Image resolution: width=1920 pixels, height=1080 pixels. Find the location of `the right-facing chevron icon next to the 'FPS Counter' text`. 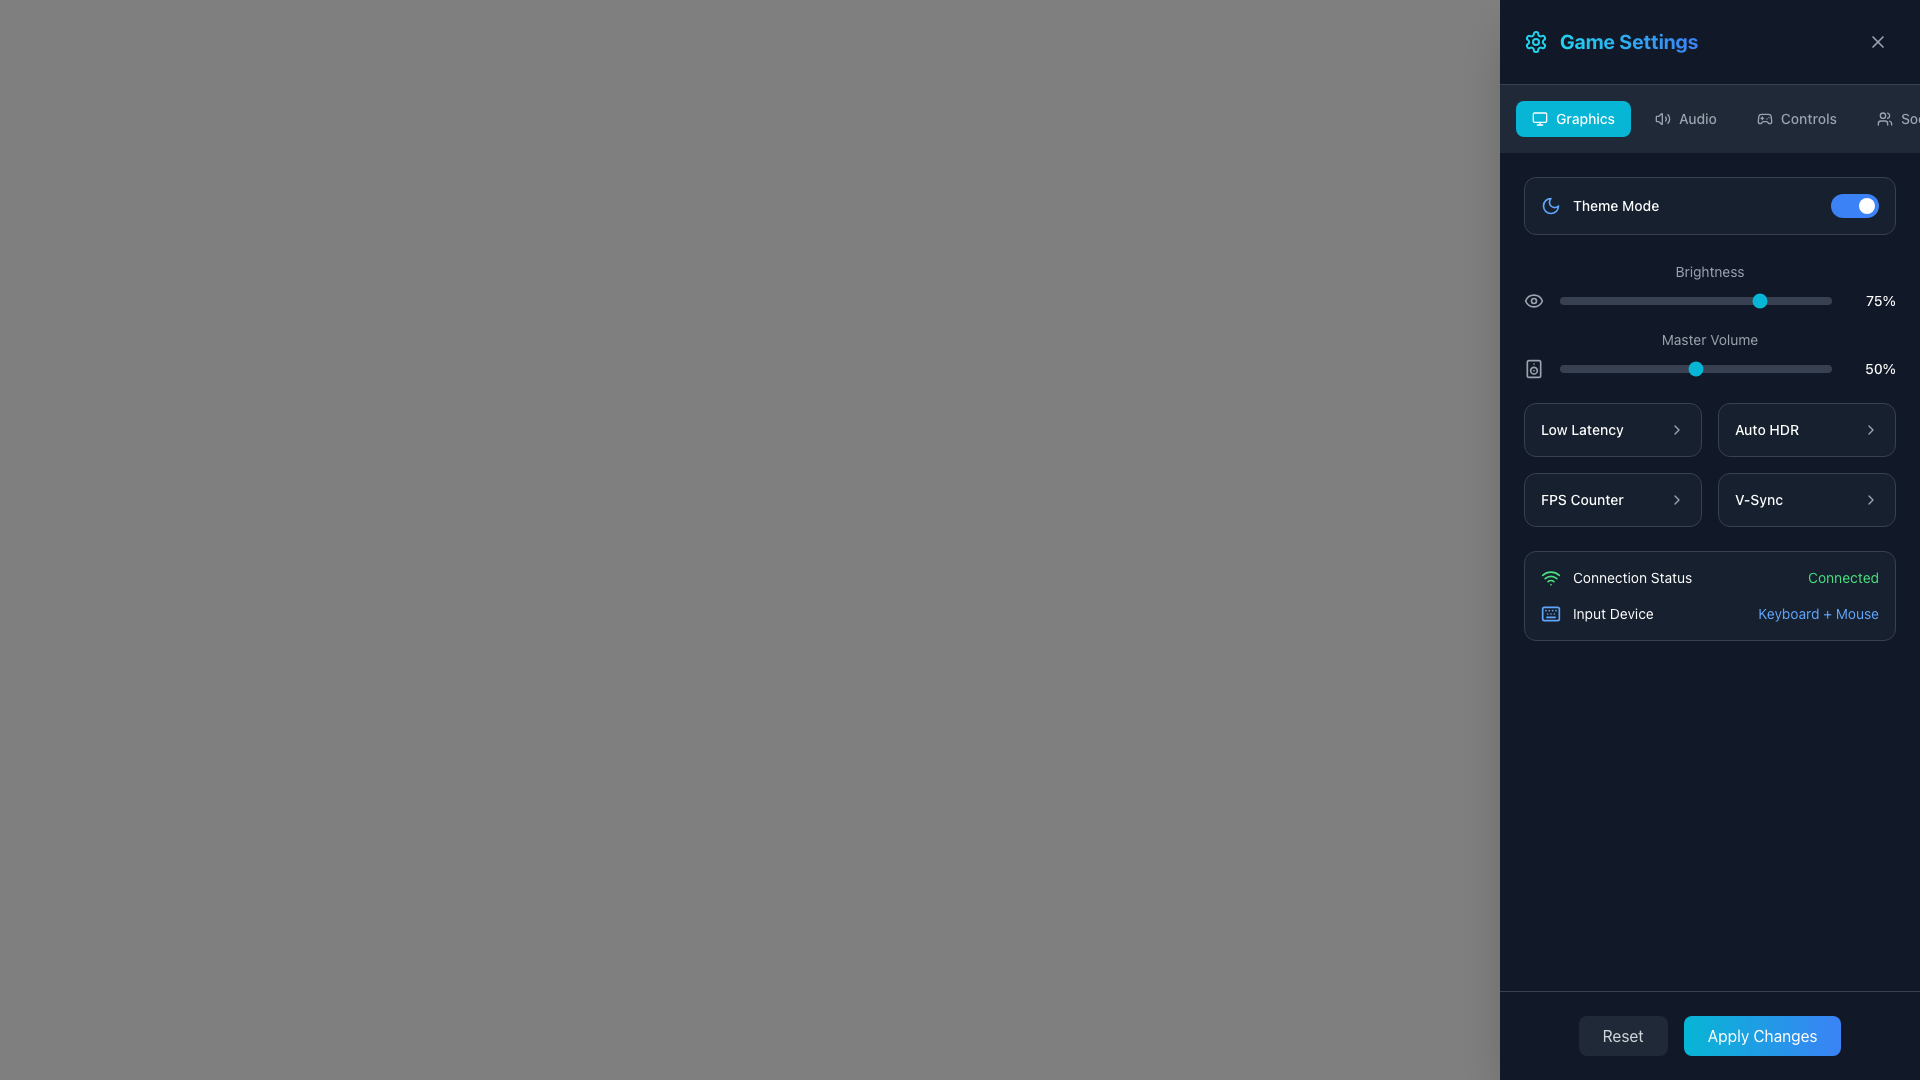

the right-facing chevron icon next to the 'FPS Counter' text is located at coordinates (1676, 499).